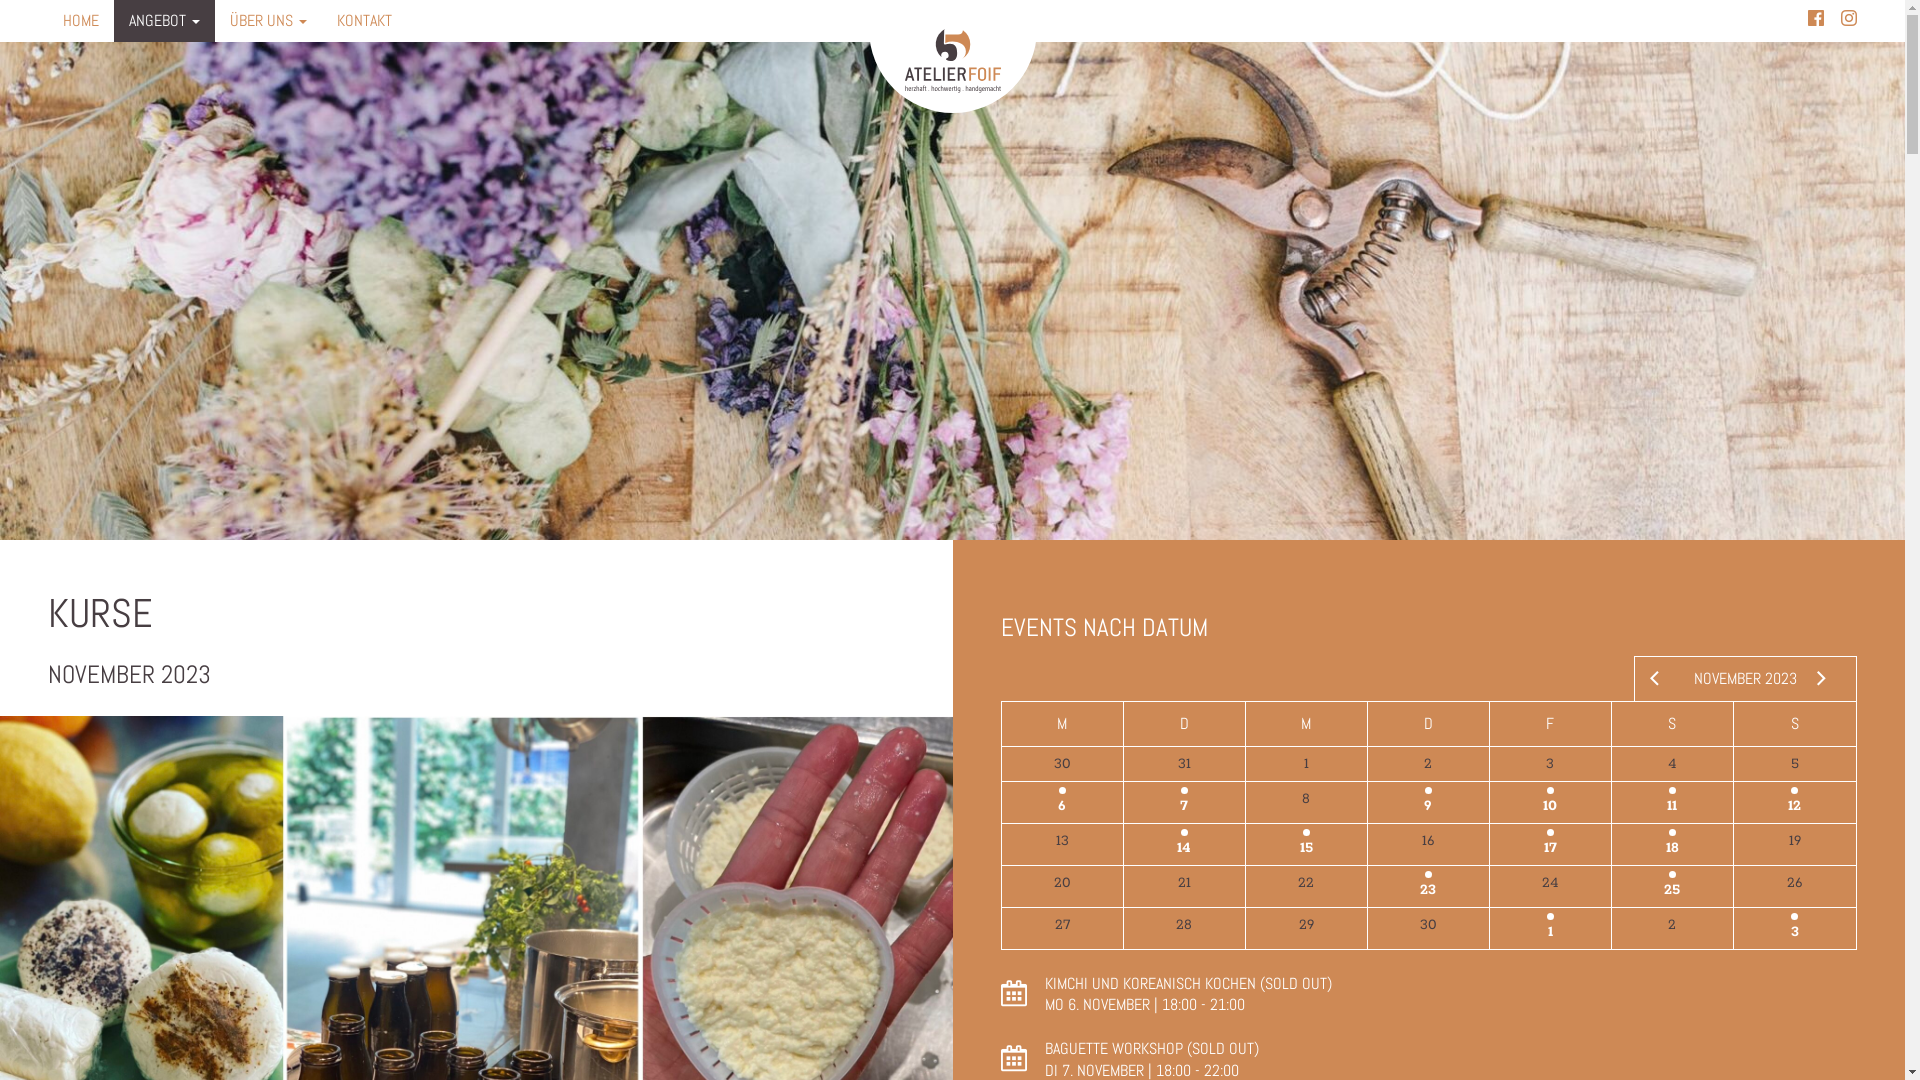  What do you see at coordinates (164, 20) in the screenshot?
I see `'ANGEBOT'` at bounding box center [164, 20].